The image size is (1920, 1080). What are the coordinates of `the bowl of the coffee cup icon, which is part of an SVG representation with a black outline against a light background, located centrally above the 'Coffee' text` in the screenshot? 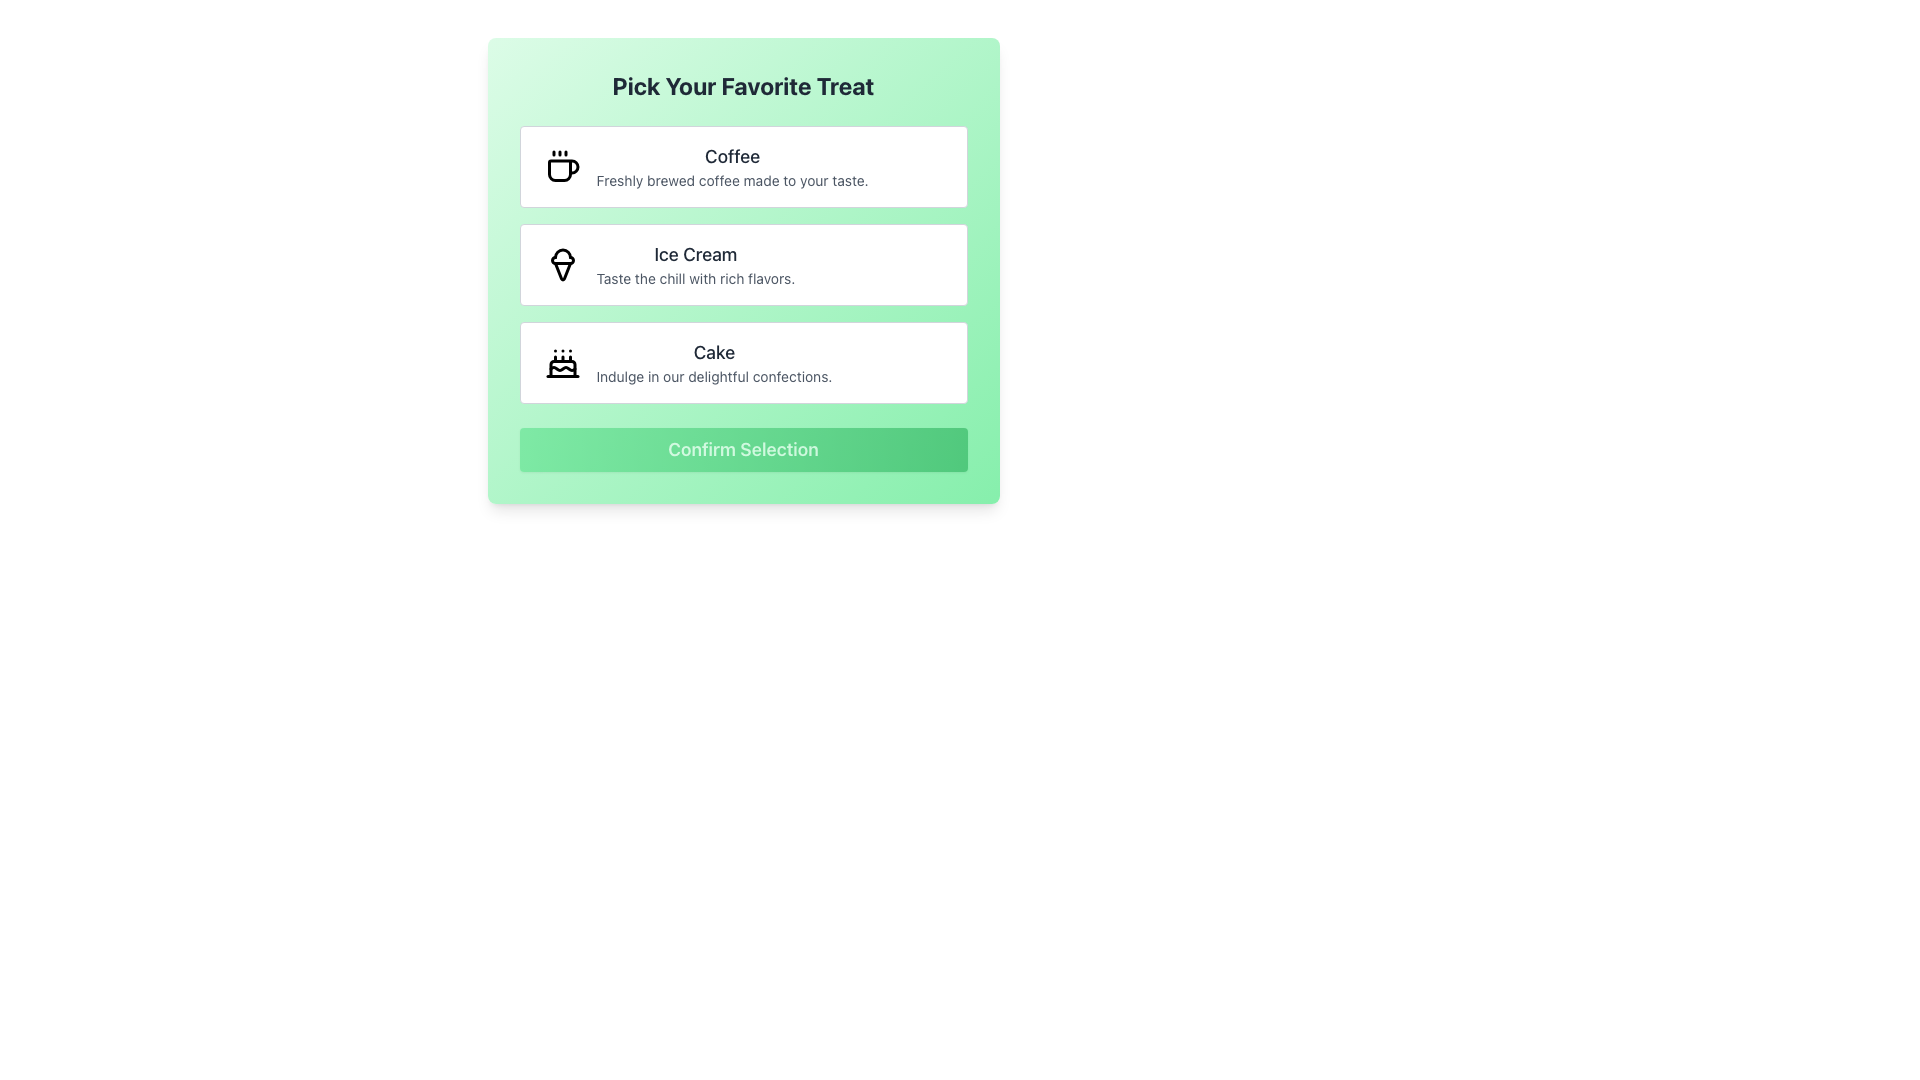 It's located at (562, 169).